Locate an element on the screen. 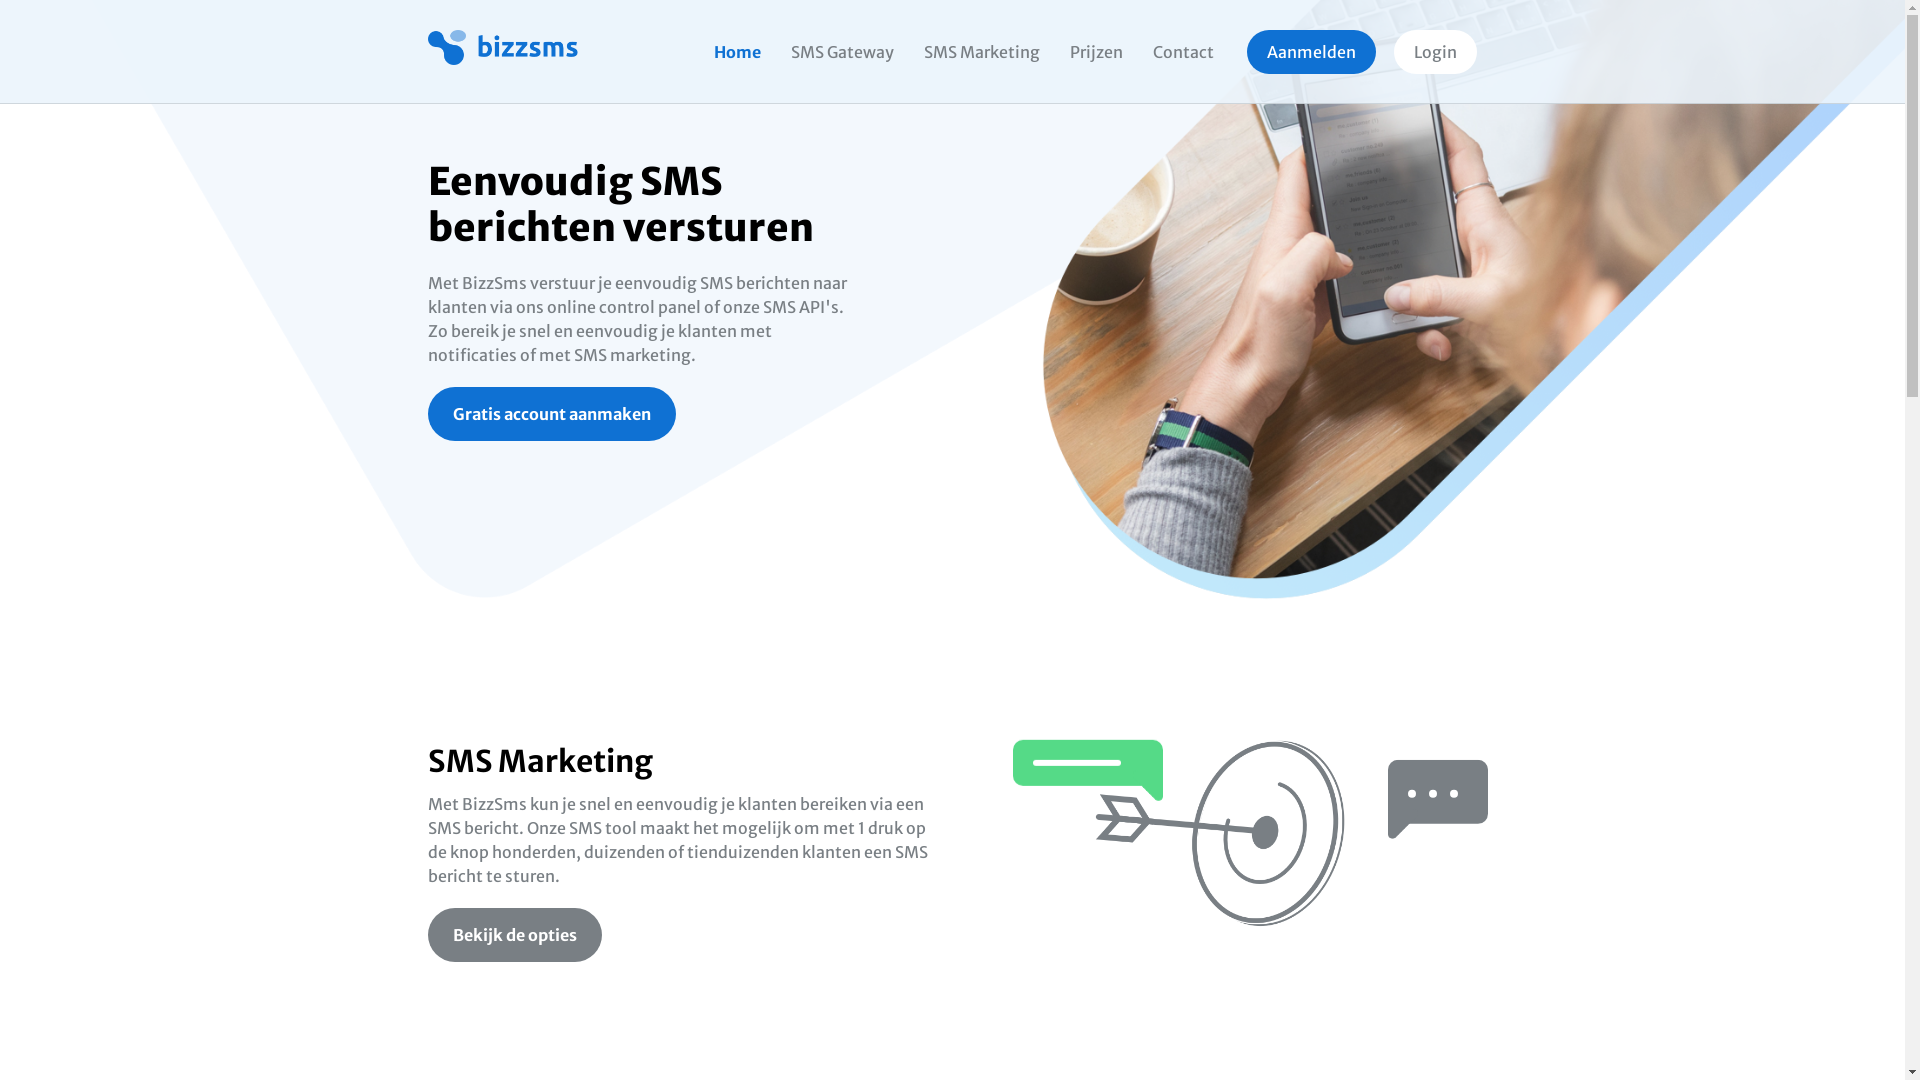  'SMS Marketing' is located at coordinates (907, 50).